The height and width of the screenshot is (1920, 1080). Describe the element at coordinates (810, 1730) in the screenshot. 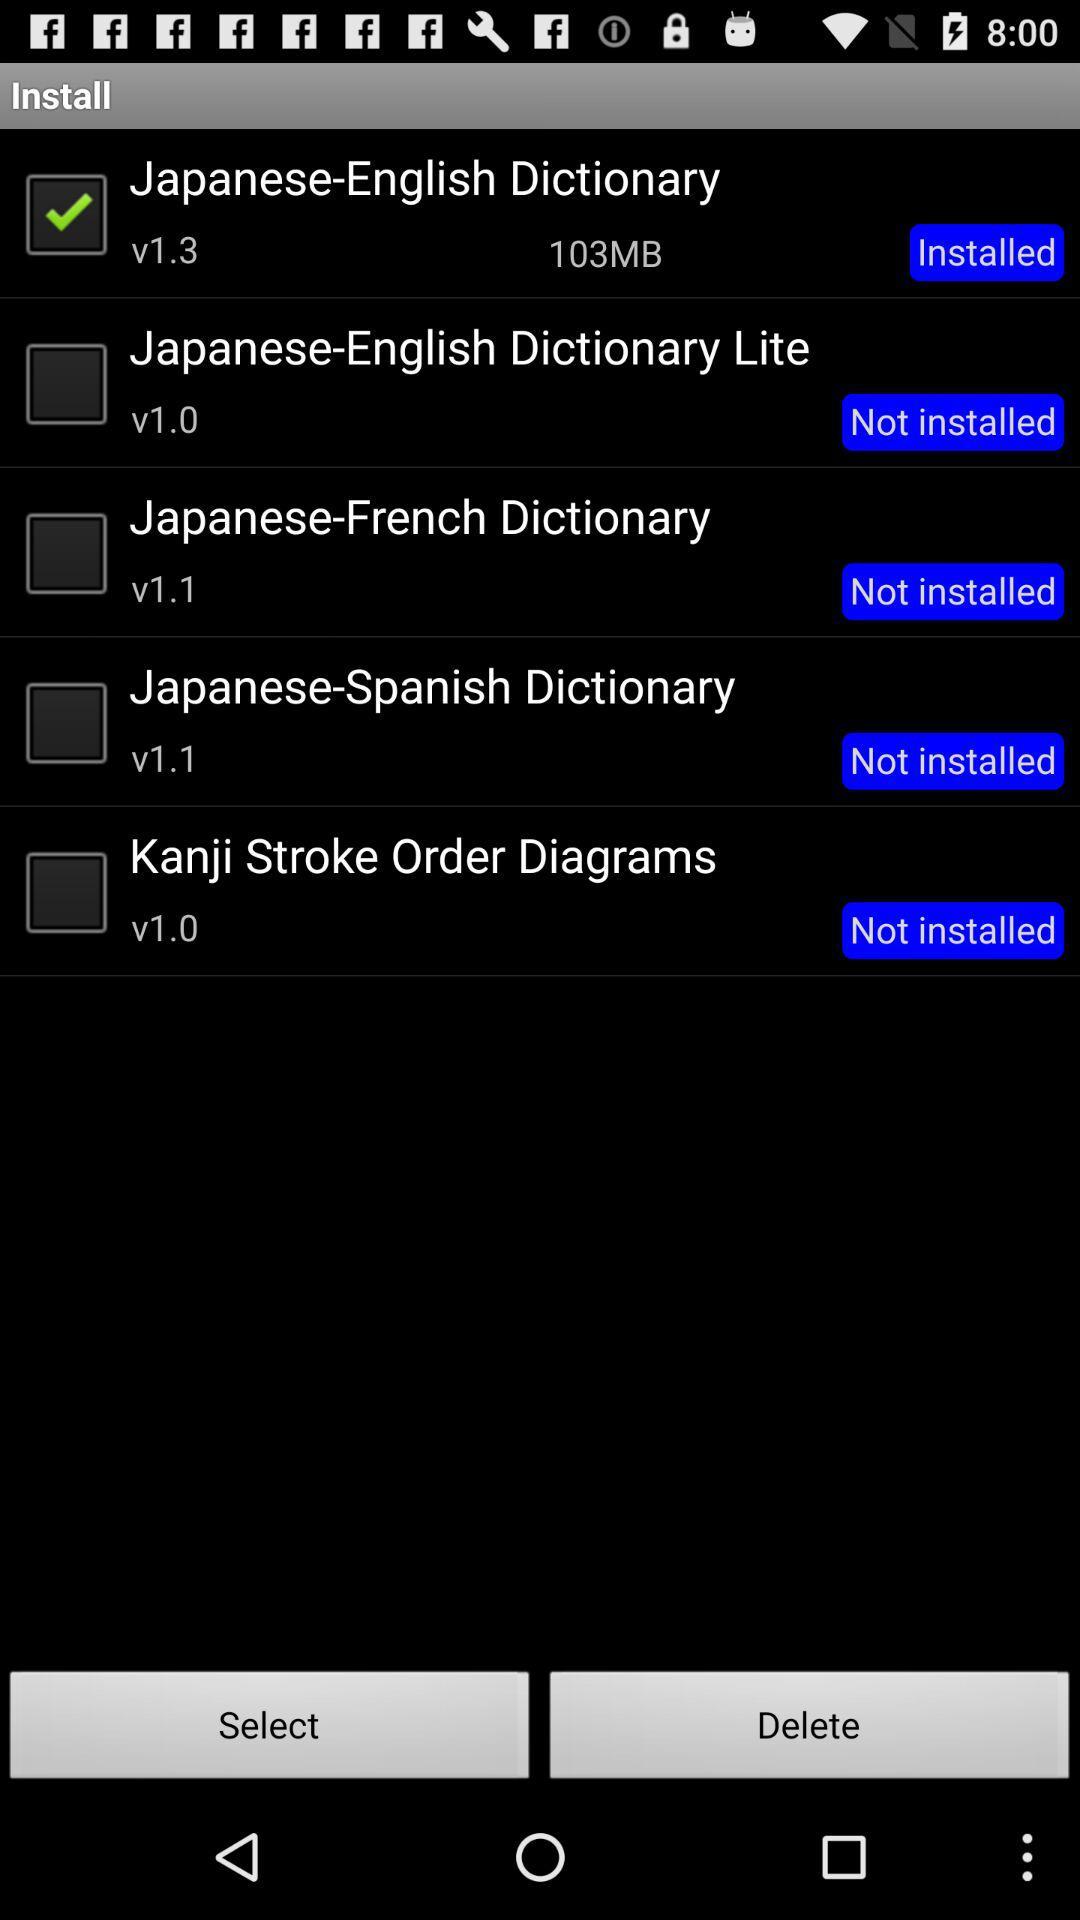

I see `icon at the bottom right corner` at that location.